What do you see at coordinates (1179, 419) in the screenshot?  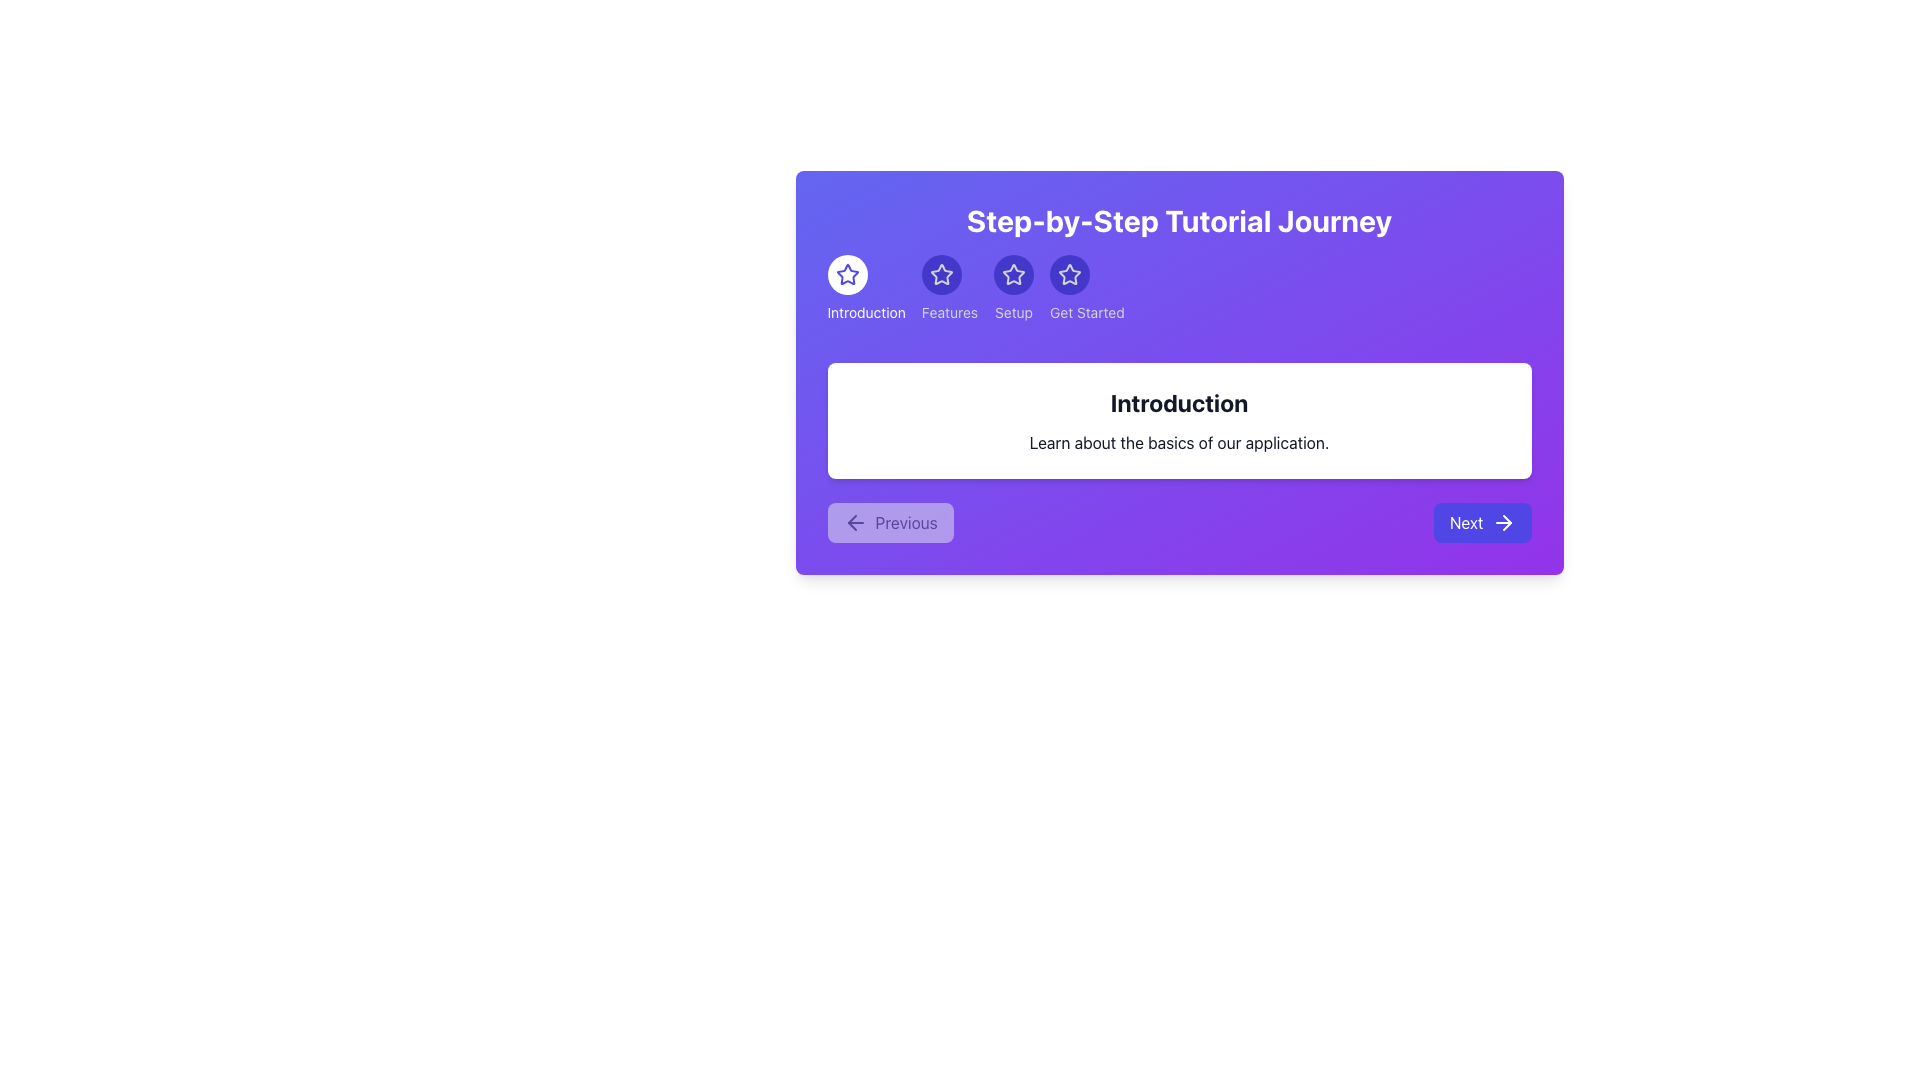 I see `text on the informational card located in the purple gradient section titled 'Step-by-Step Tutorial Journey', which is centrally positioned below the horizontal navigation bar` at bounding box center [1179, 419].